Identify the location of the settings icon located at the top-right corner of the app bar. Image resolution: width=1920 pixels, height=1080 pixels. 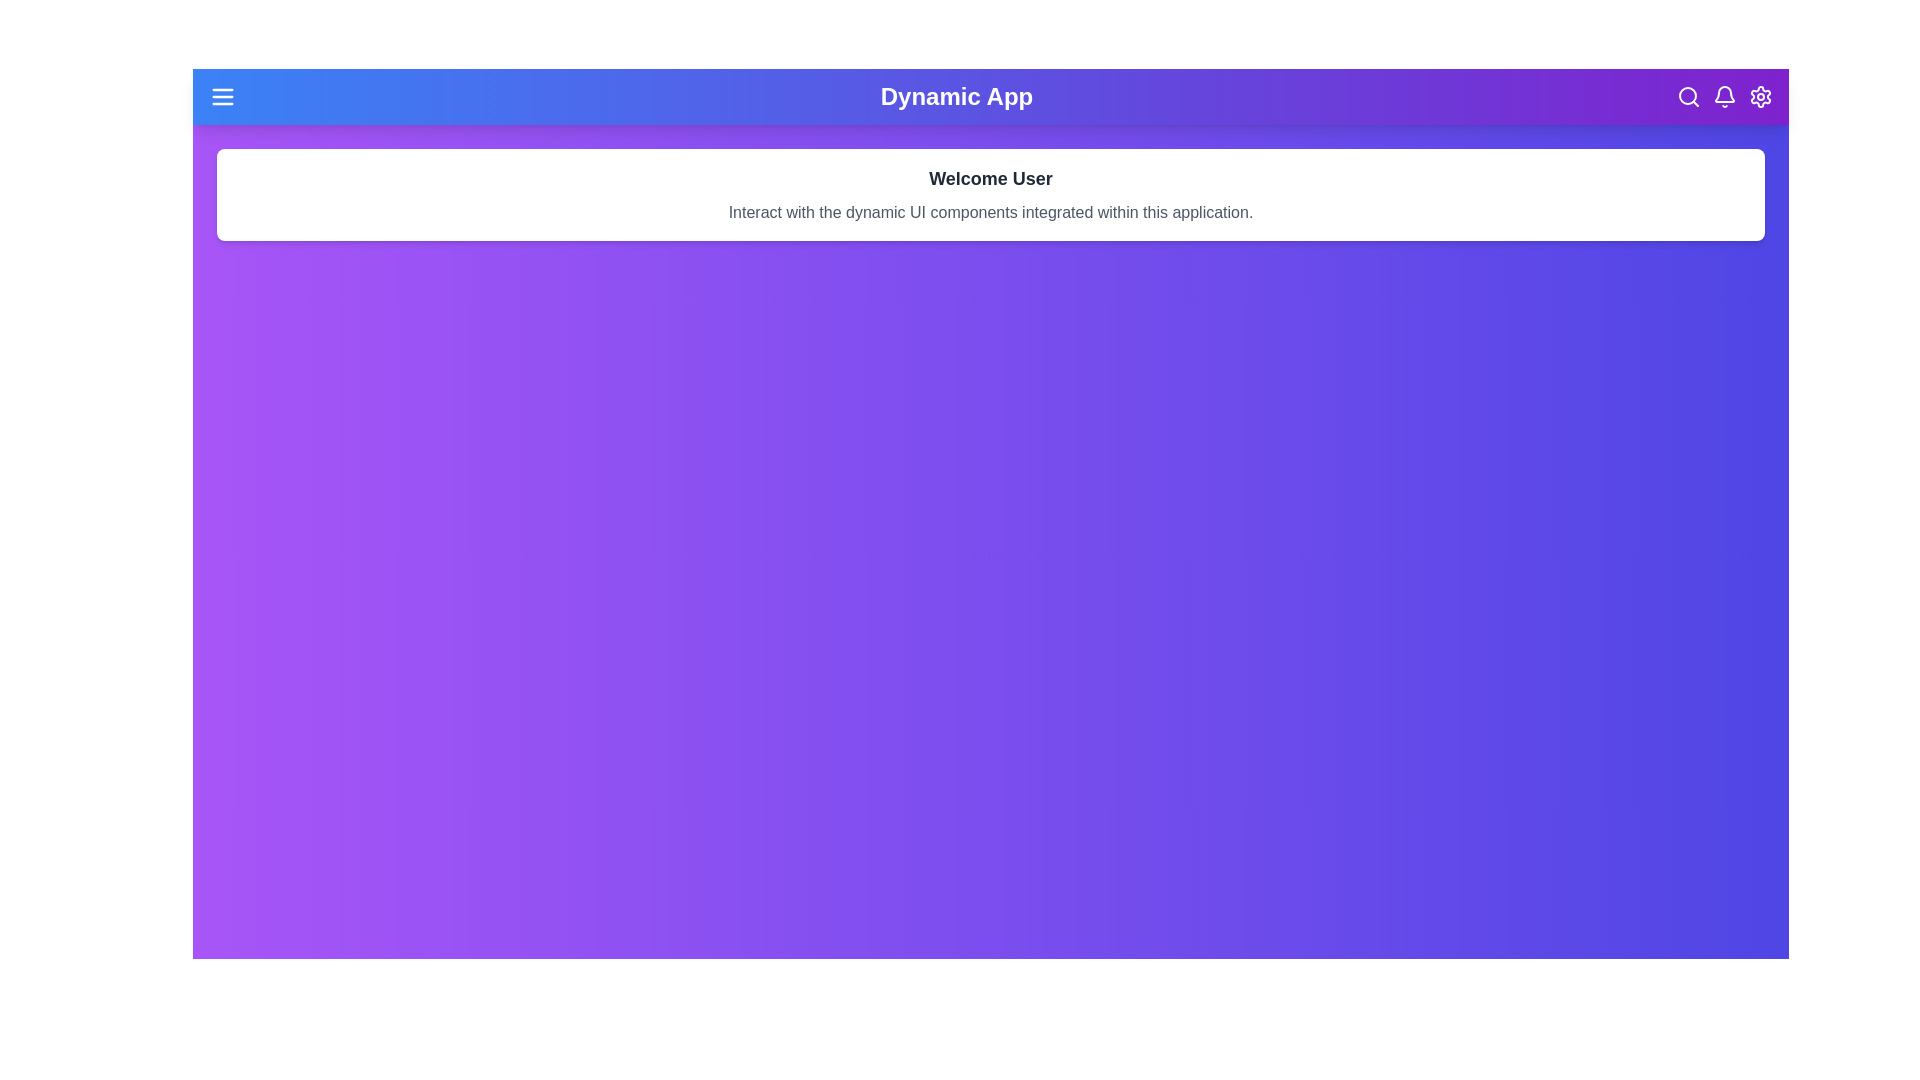
(1761, 96).